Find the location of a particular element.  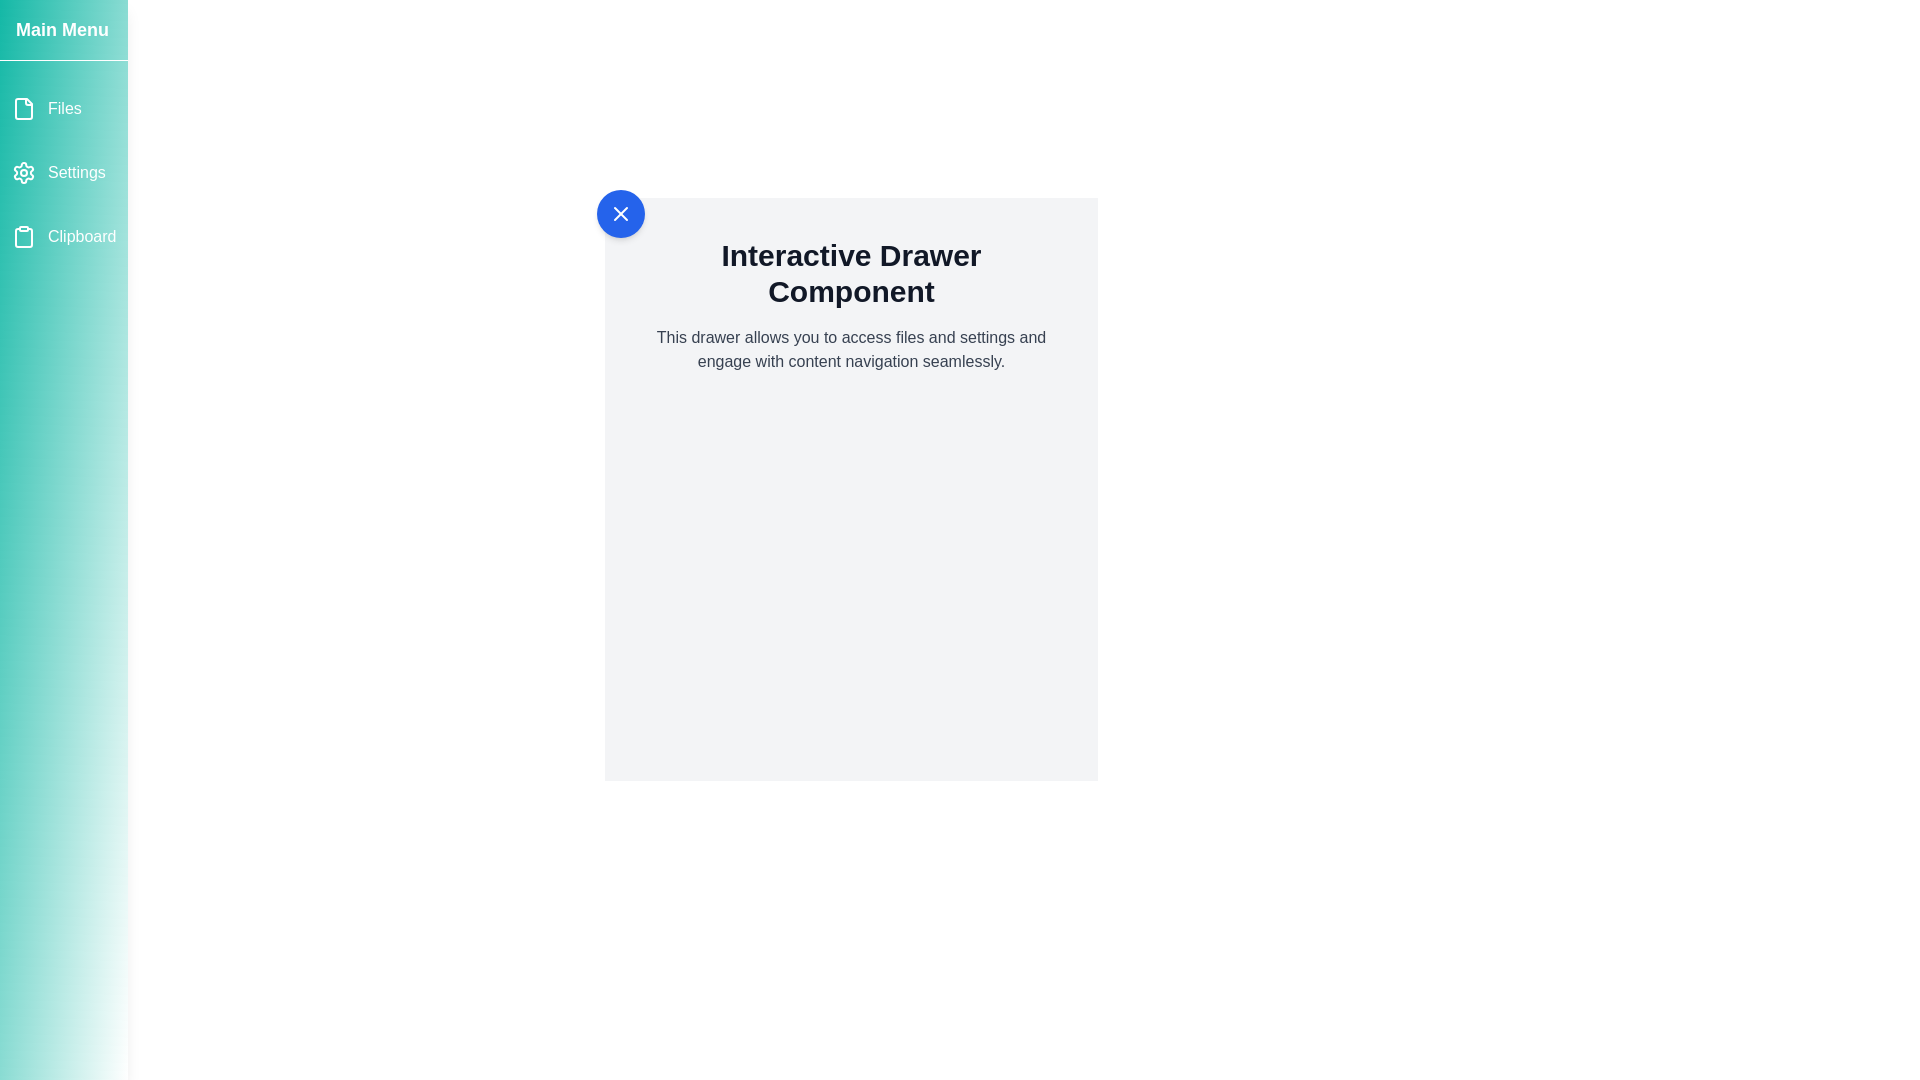

the menu item Settings to observe the hover effect is located at coordinates (63, 172).